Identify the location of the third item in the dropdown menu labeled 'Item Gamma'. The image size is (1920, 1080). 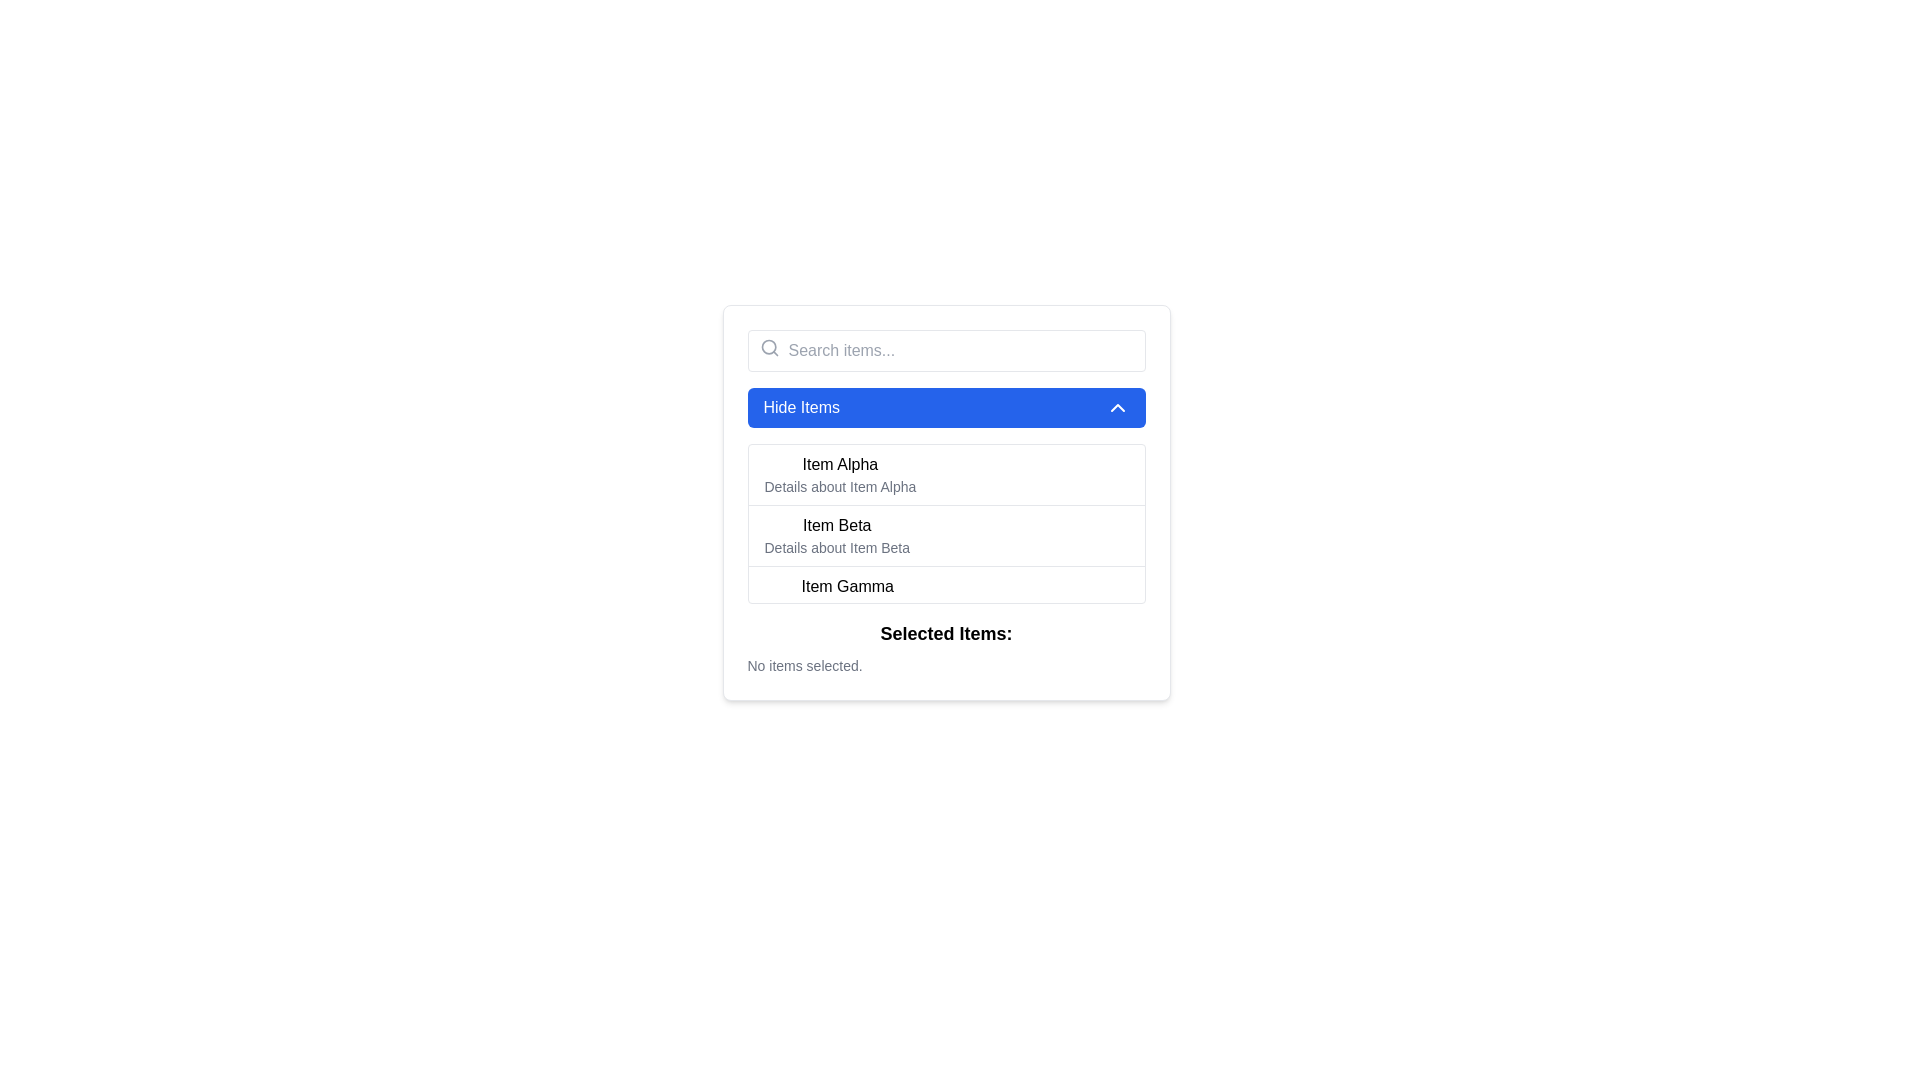
(847, 596).